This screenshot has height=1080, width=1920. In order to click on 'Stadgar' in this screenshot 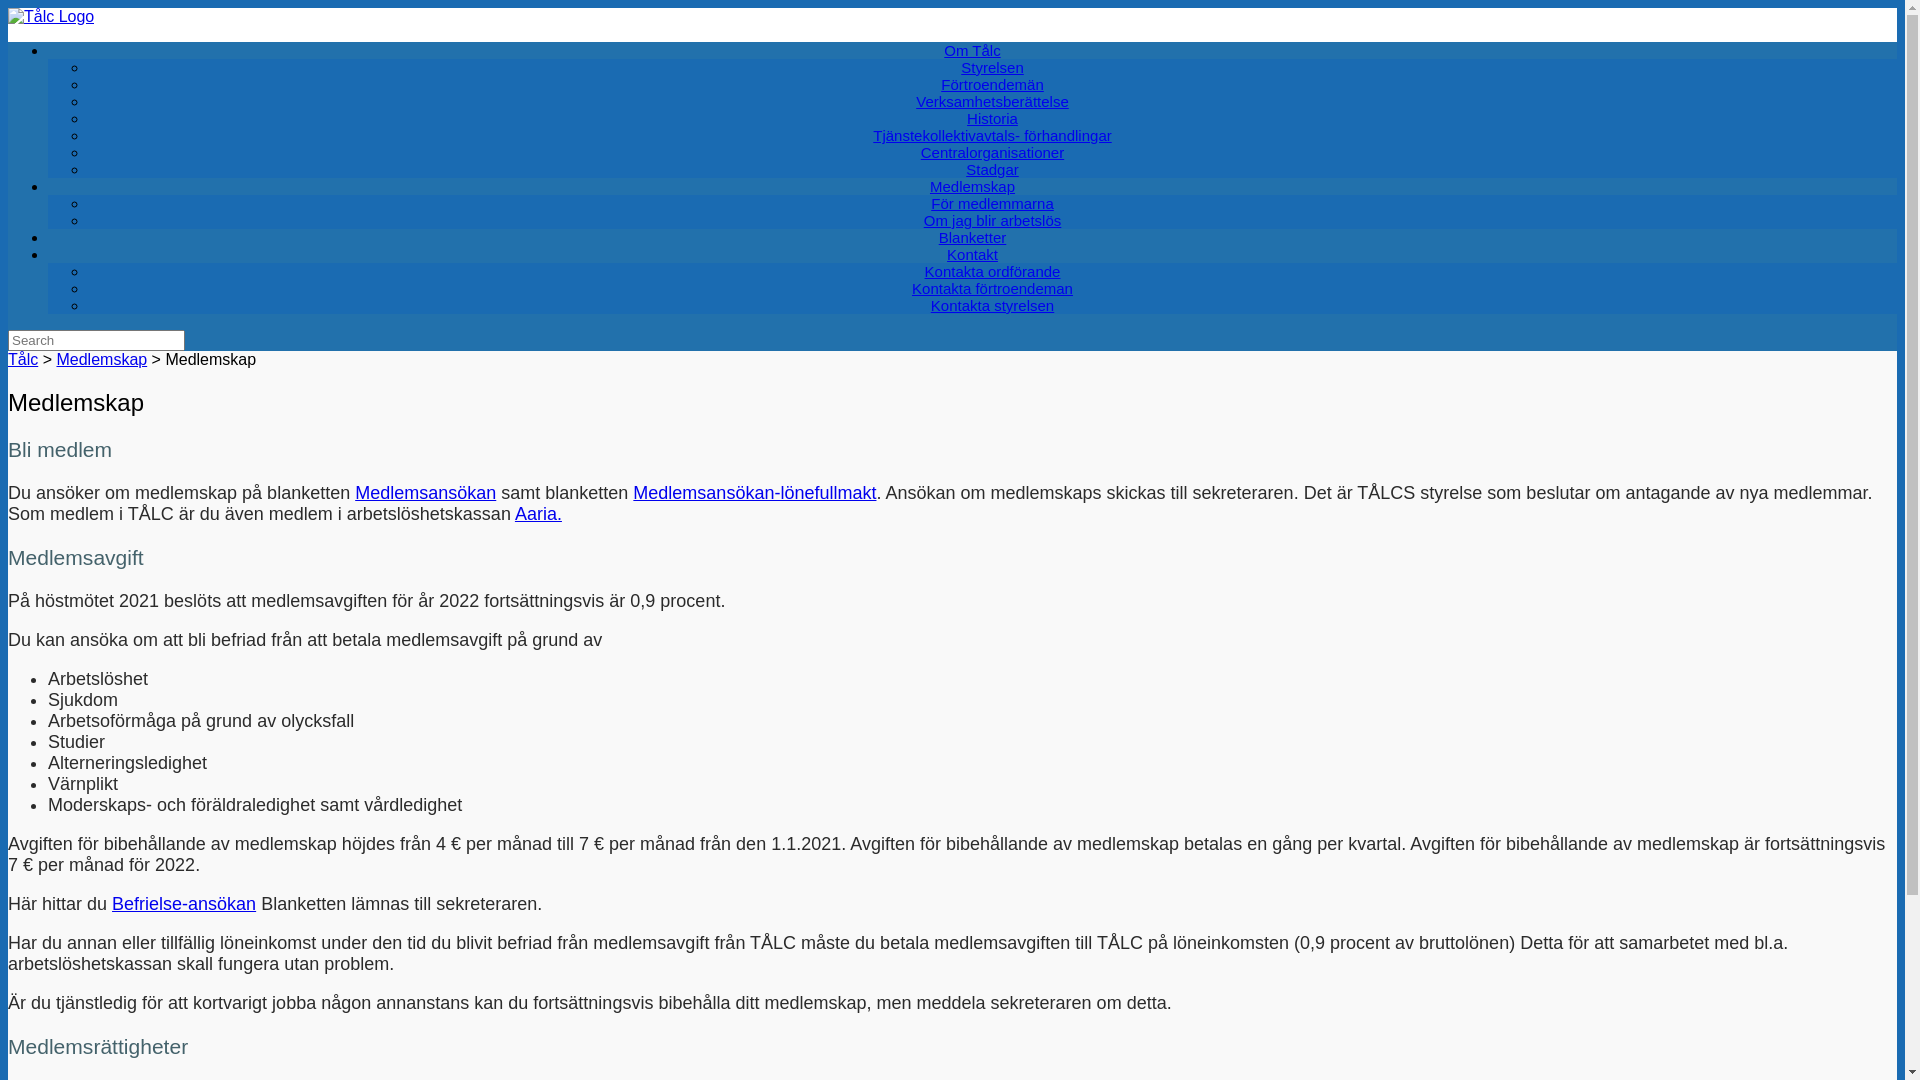, I will do `click(992, 168)`.